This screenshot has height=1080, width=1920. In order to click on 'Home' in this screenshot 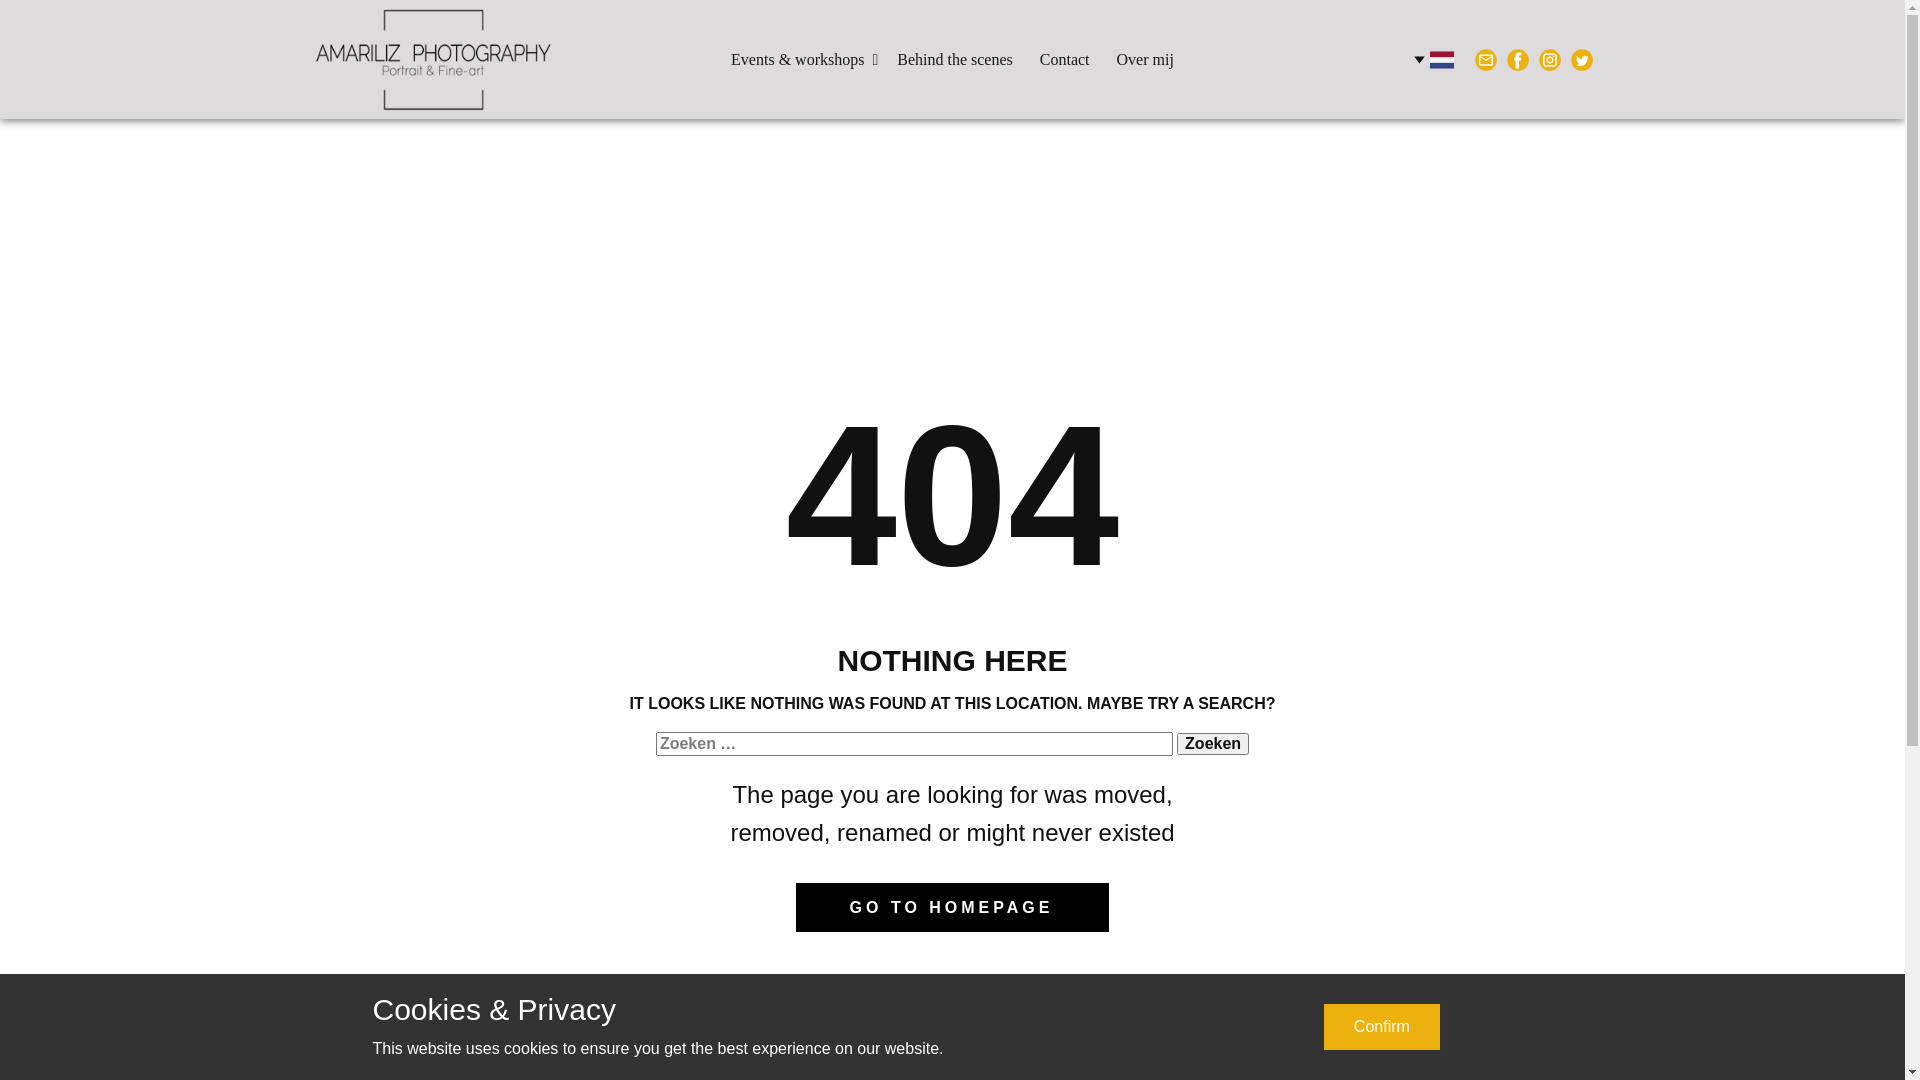, I will do `click(311, 58)`.